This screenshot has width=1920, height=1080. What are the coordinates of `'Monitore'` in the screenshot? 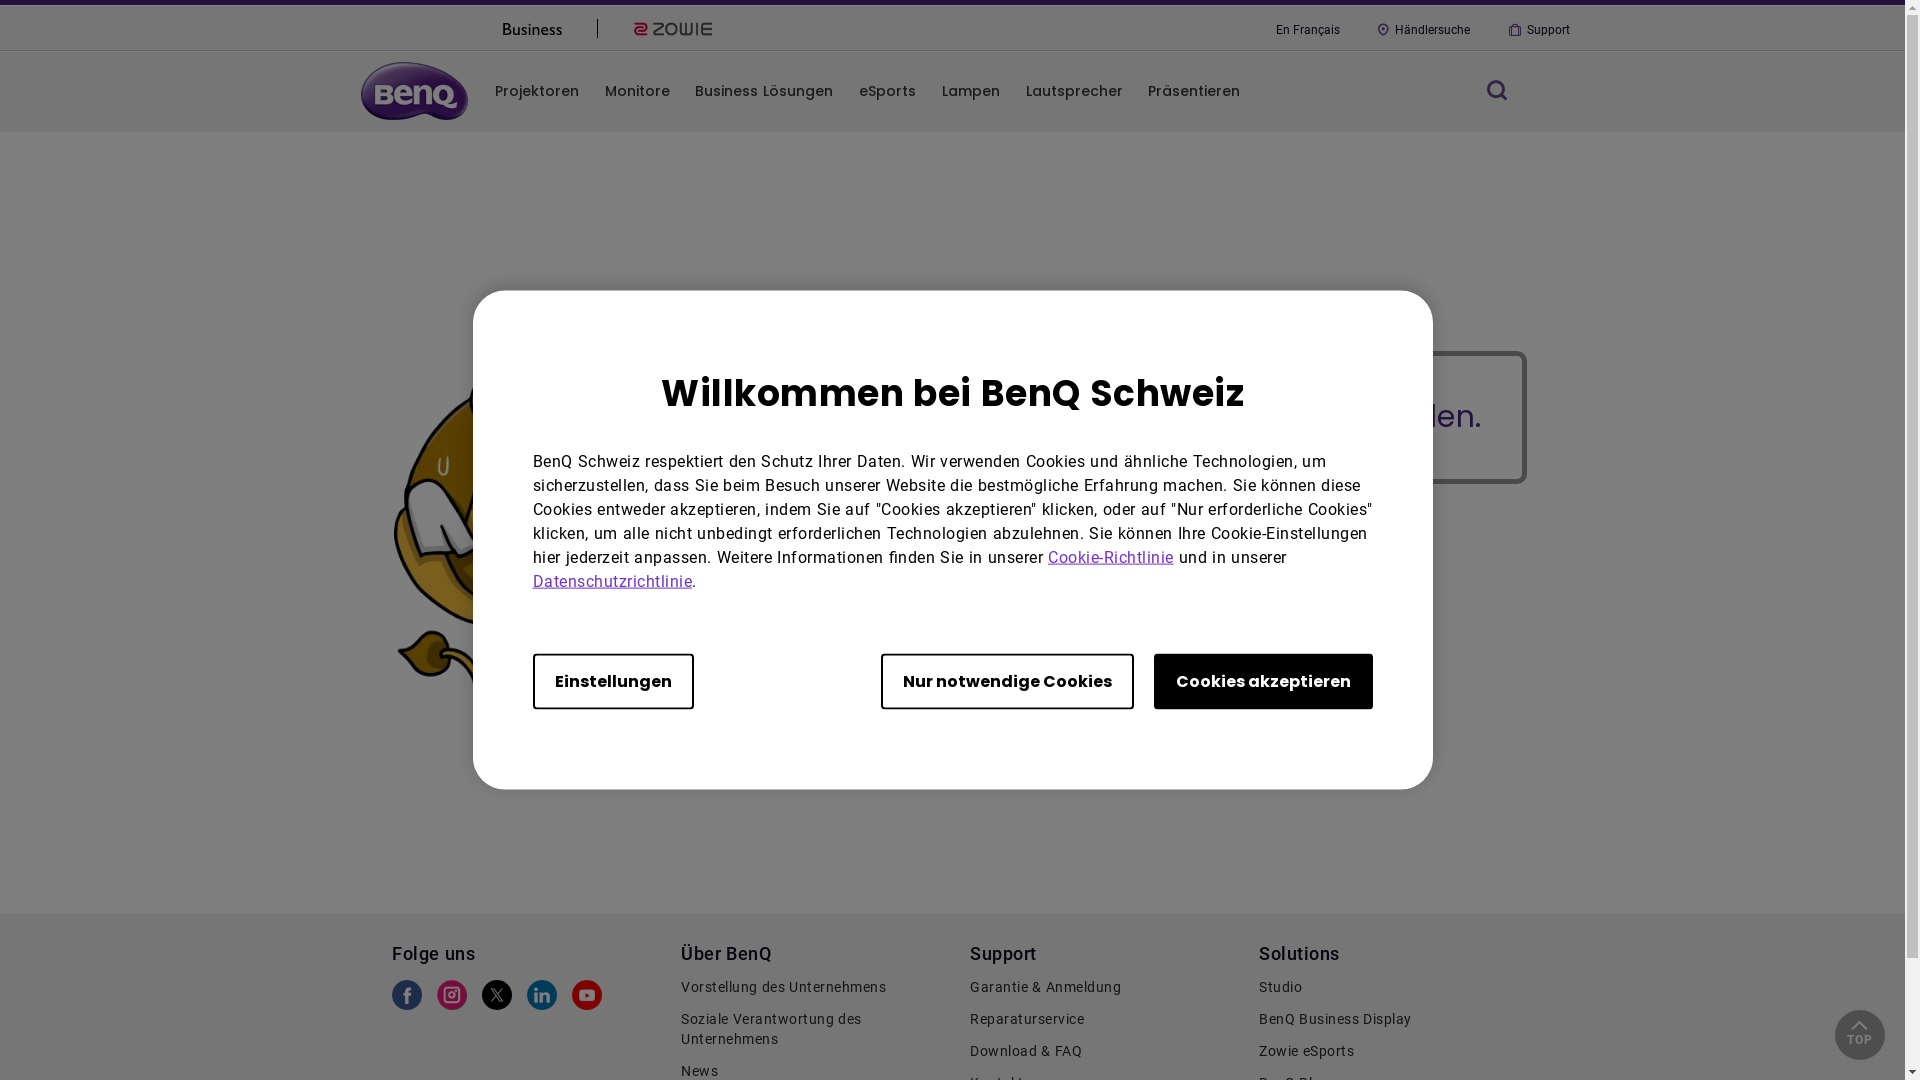 It's located at (592, 91).